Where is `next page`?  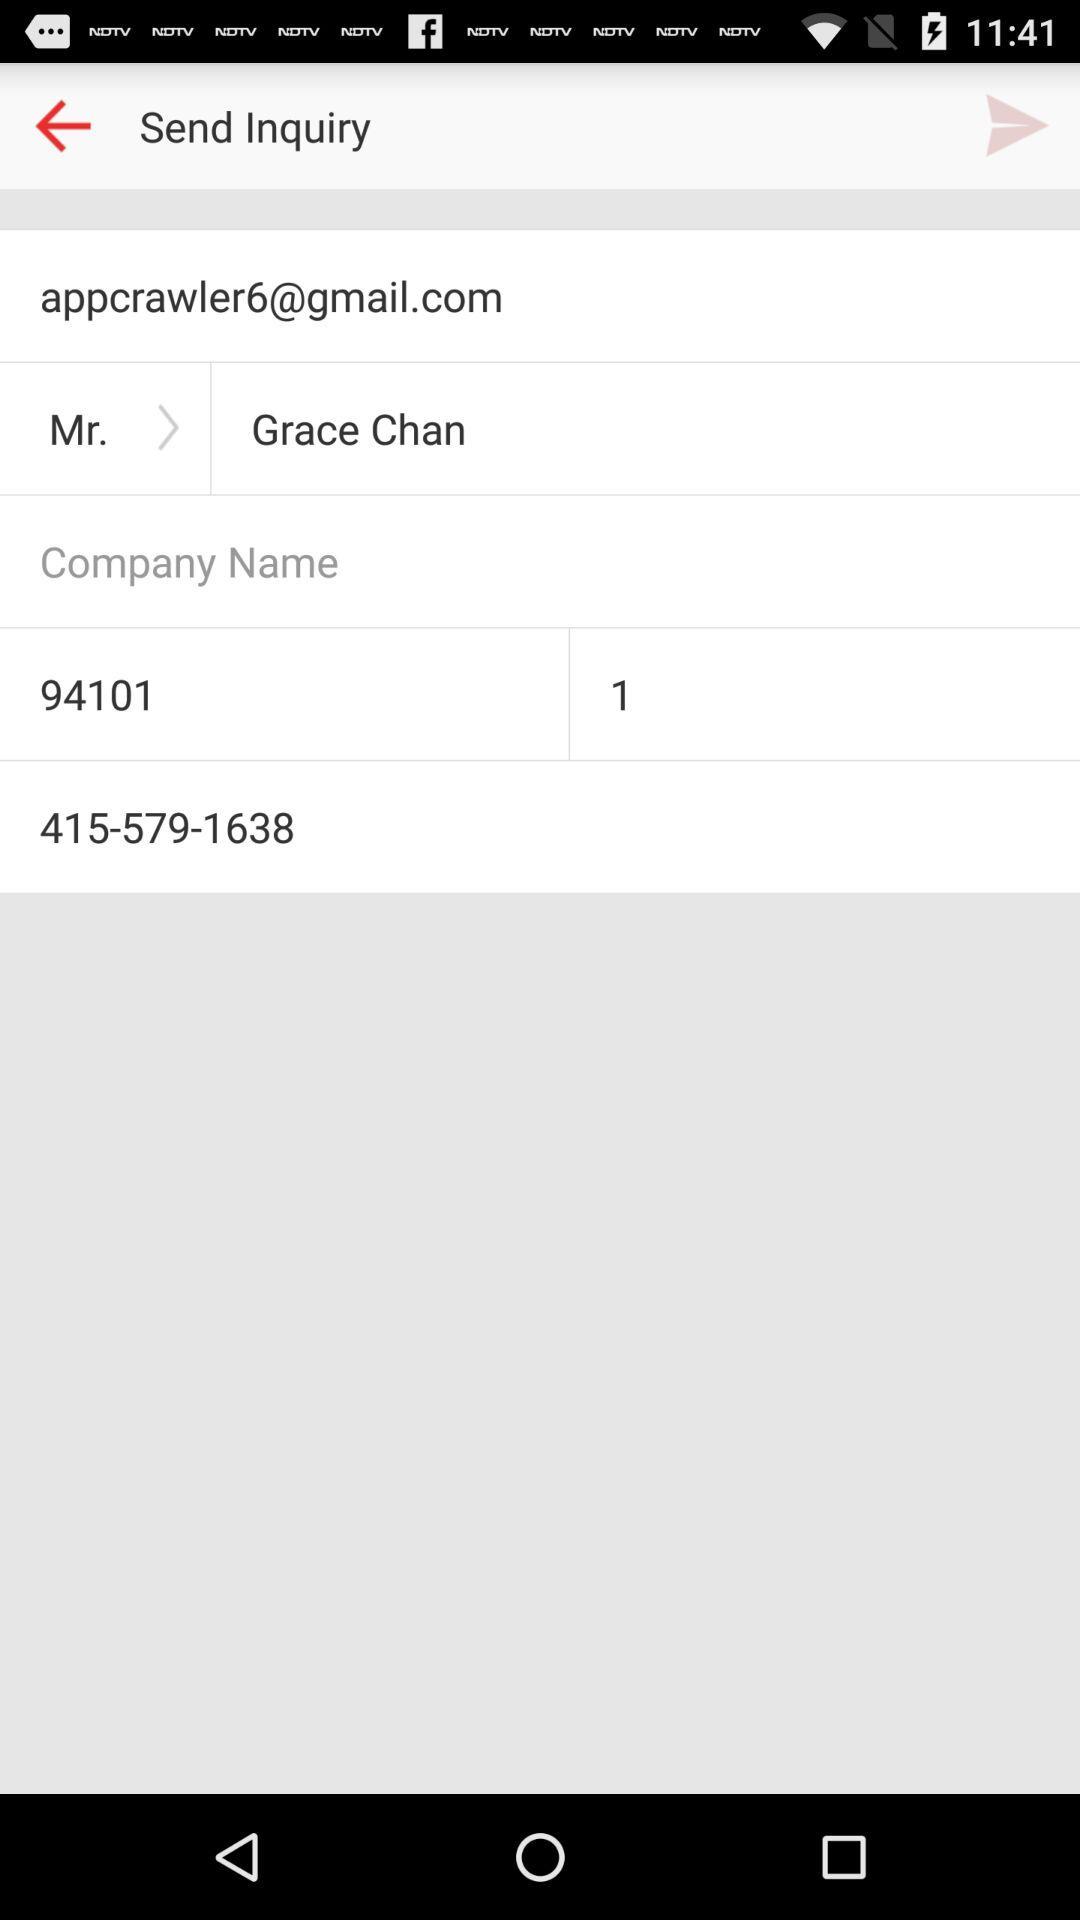
next page is located at coordinates (1017, 124).